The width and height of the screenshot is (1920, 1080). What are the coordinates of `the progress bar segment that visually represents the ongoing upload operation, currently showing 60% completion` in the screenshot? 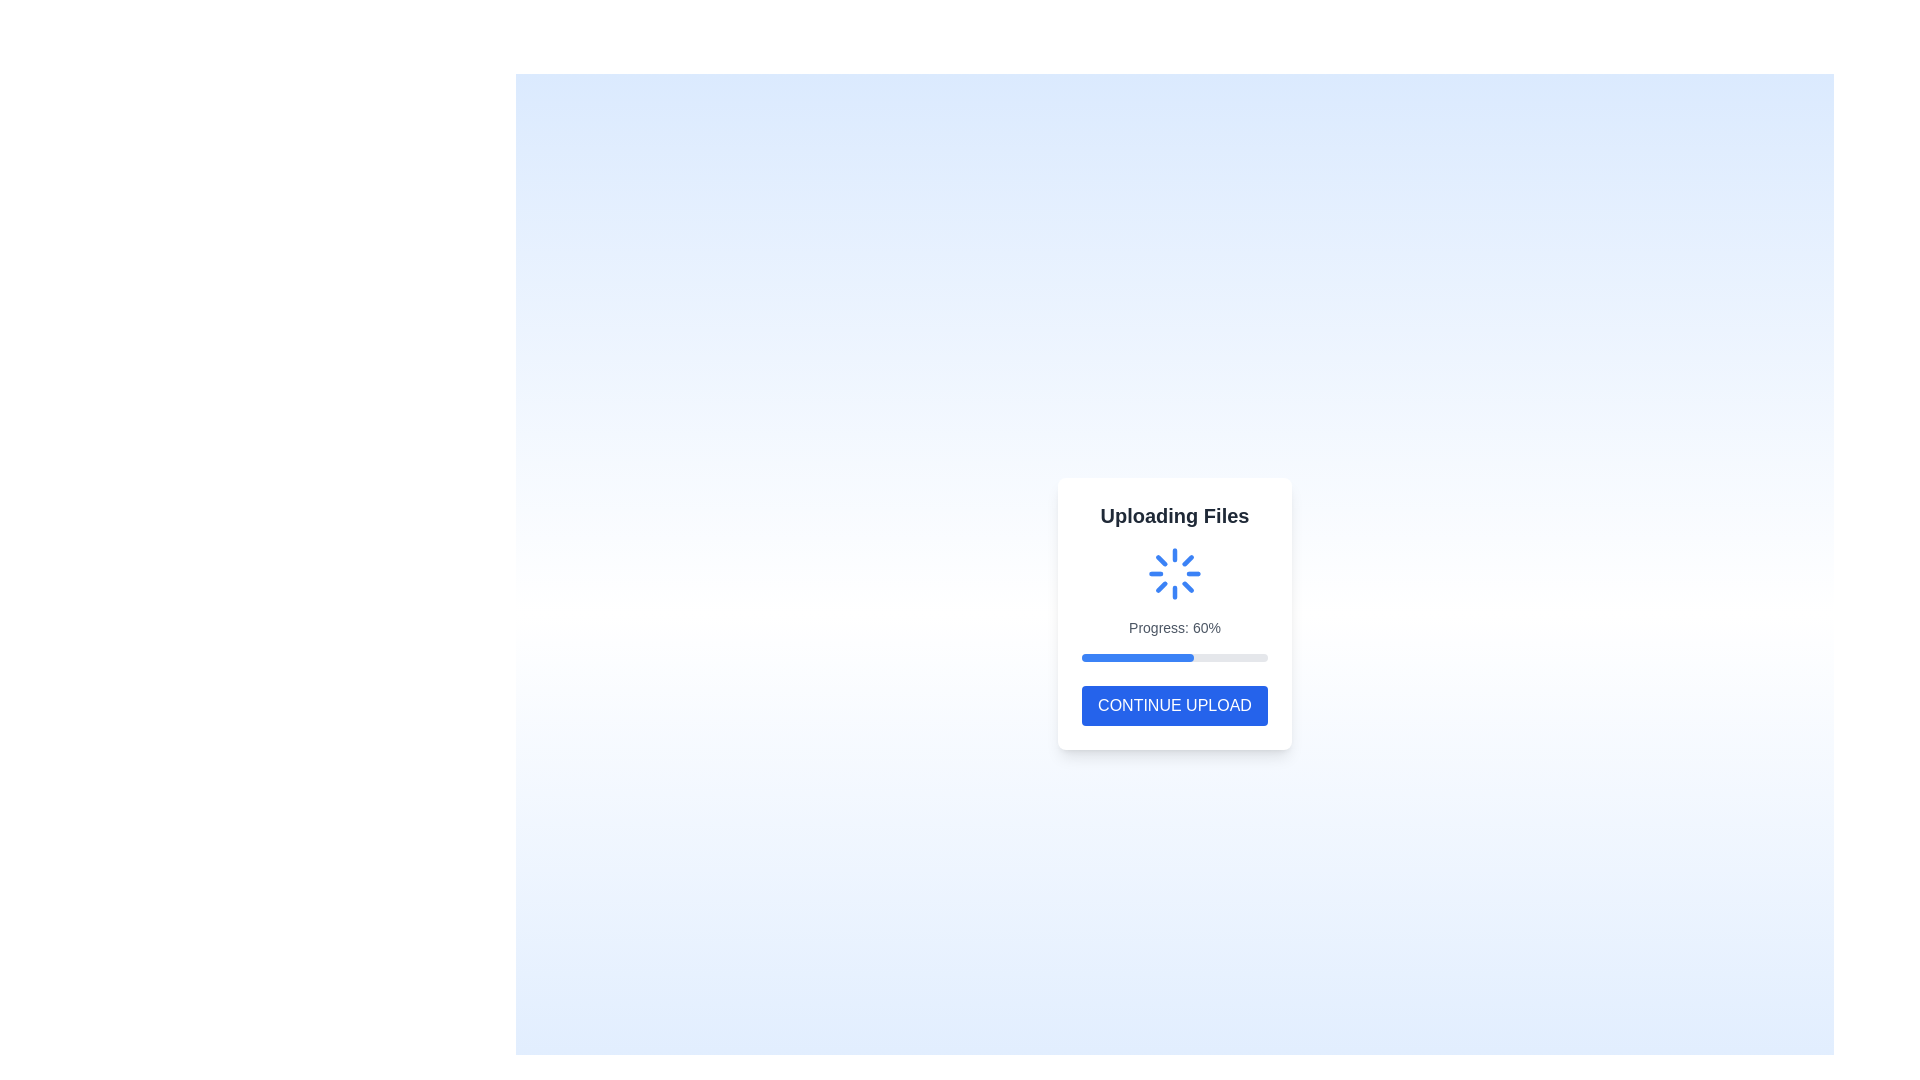 It's located at (1137, 658).